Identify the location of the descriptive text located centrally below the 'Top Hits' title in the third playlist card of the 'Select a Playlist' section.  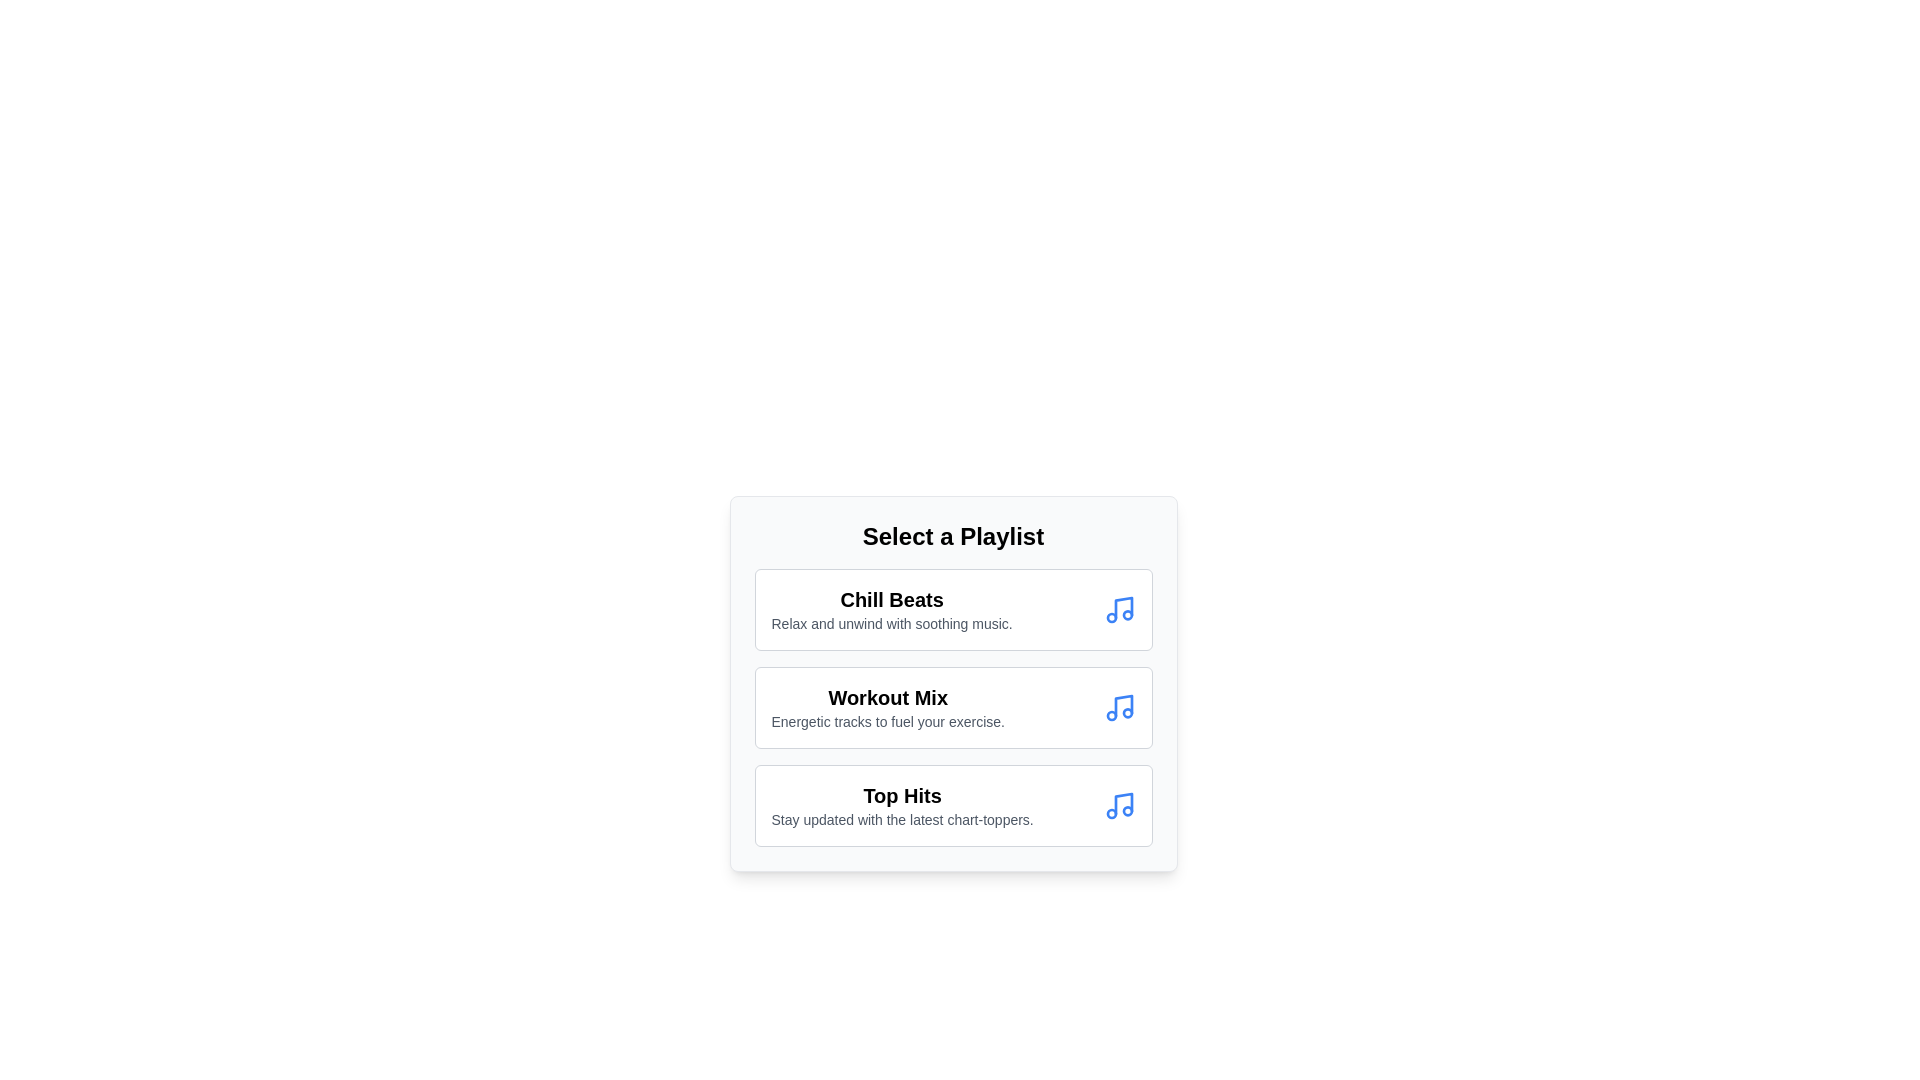
(901, 820).